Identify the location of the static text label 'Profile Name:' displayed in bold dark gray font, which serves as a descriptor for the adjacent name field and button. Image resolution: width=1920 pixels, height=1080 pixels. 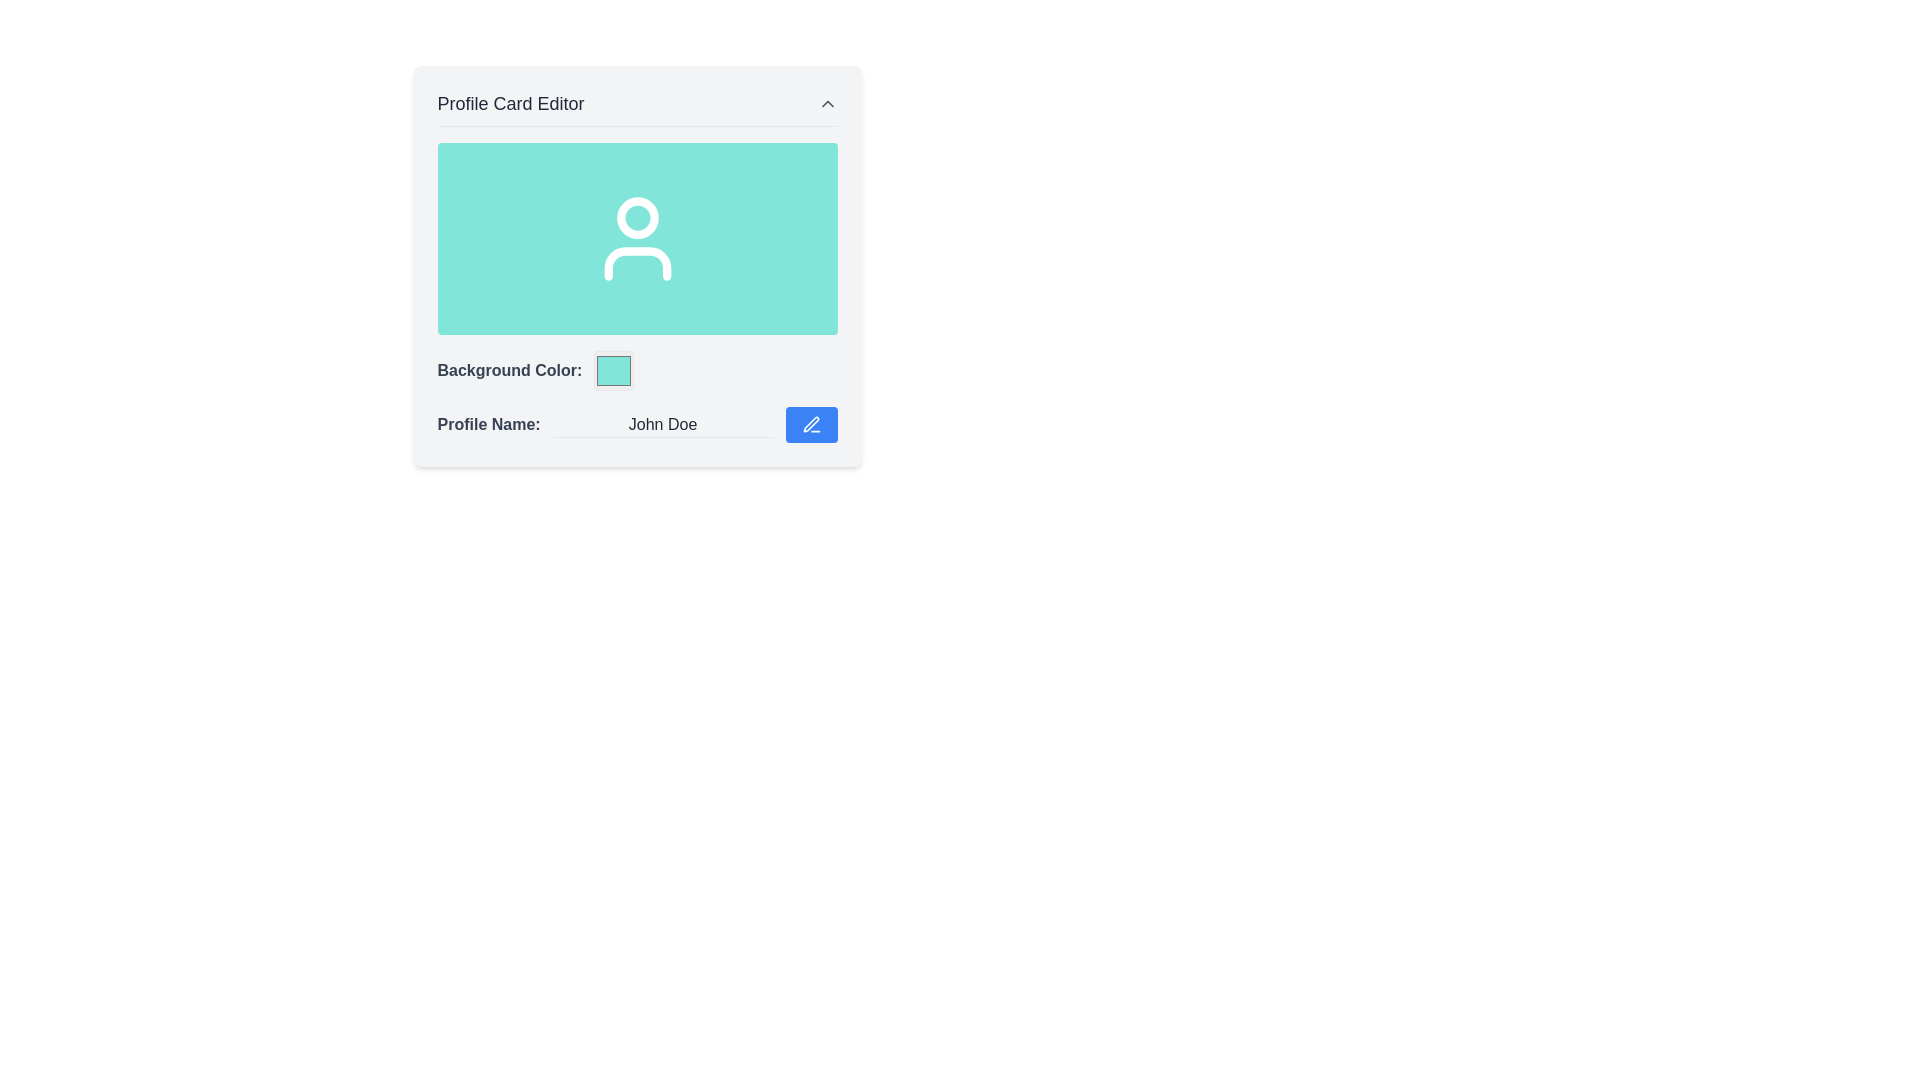
(489, 423).